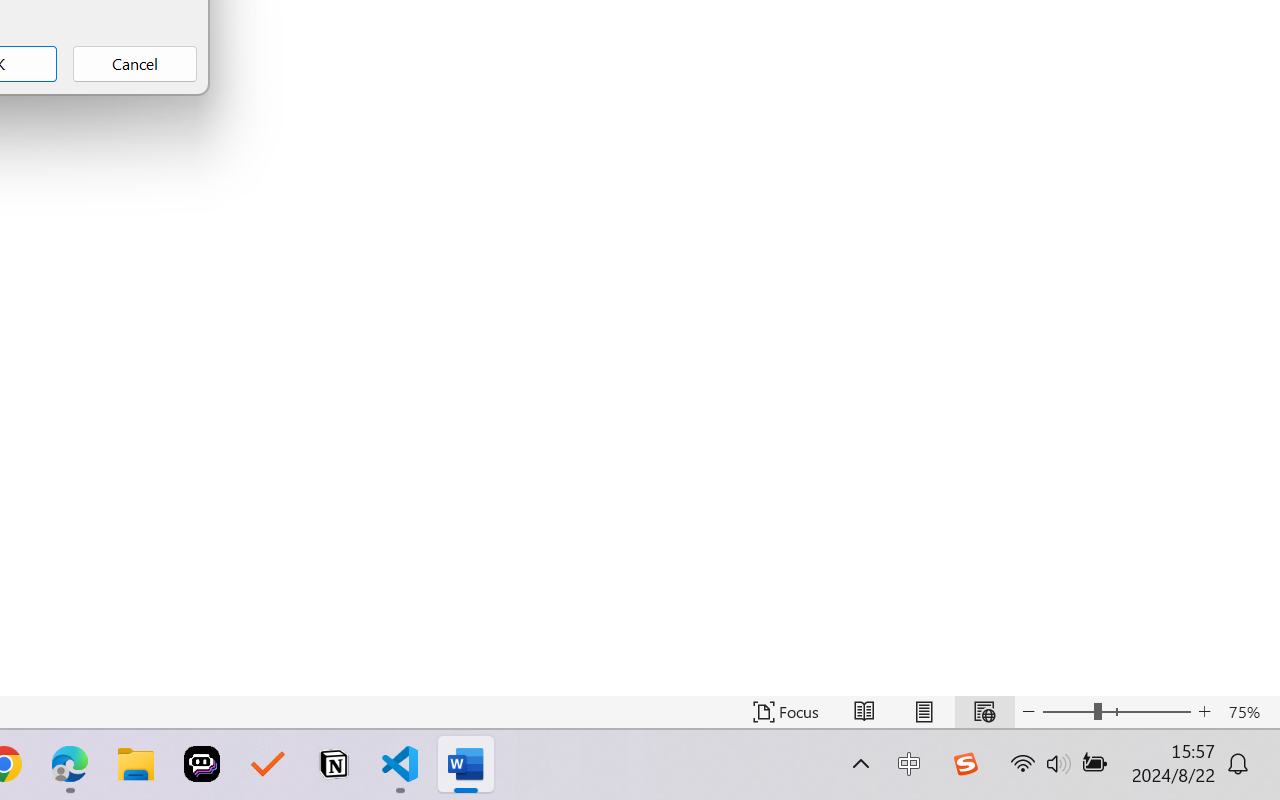  I want to click on 'Class: Image', so click(965, 764).